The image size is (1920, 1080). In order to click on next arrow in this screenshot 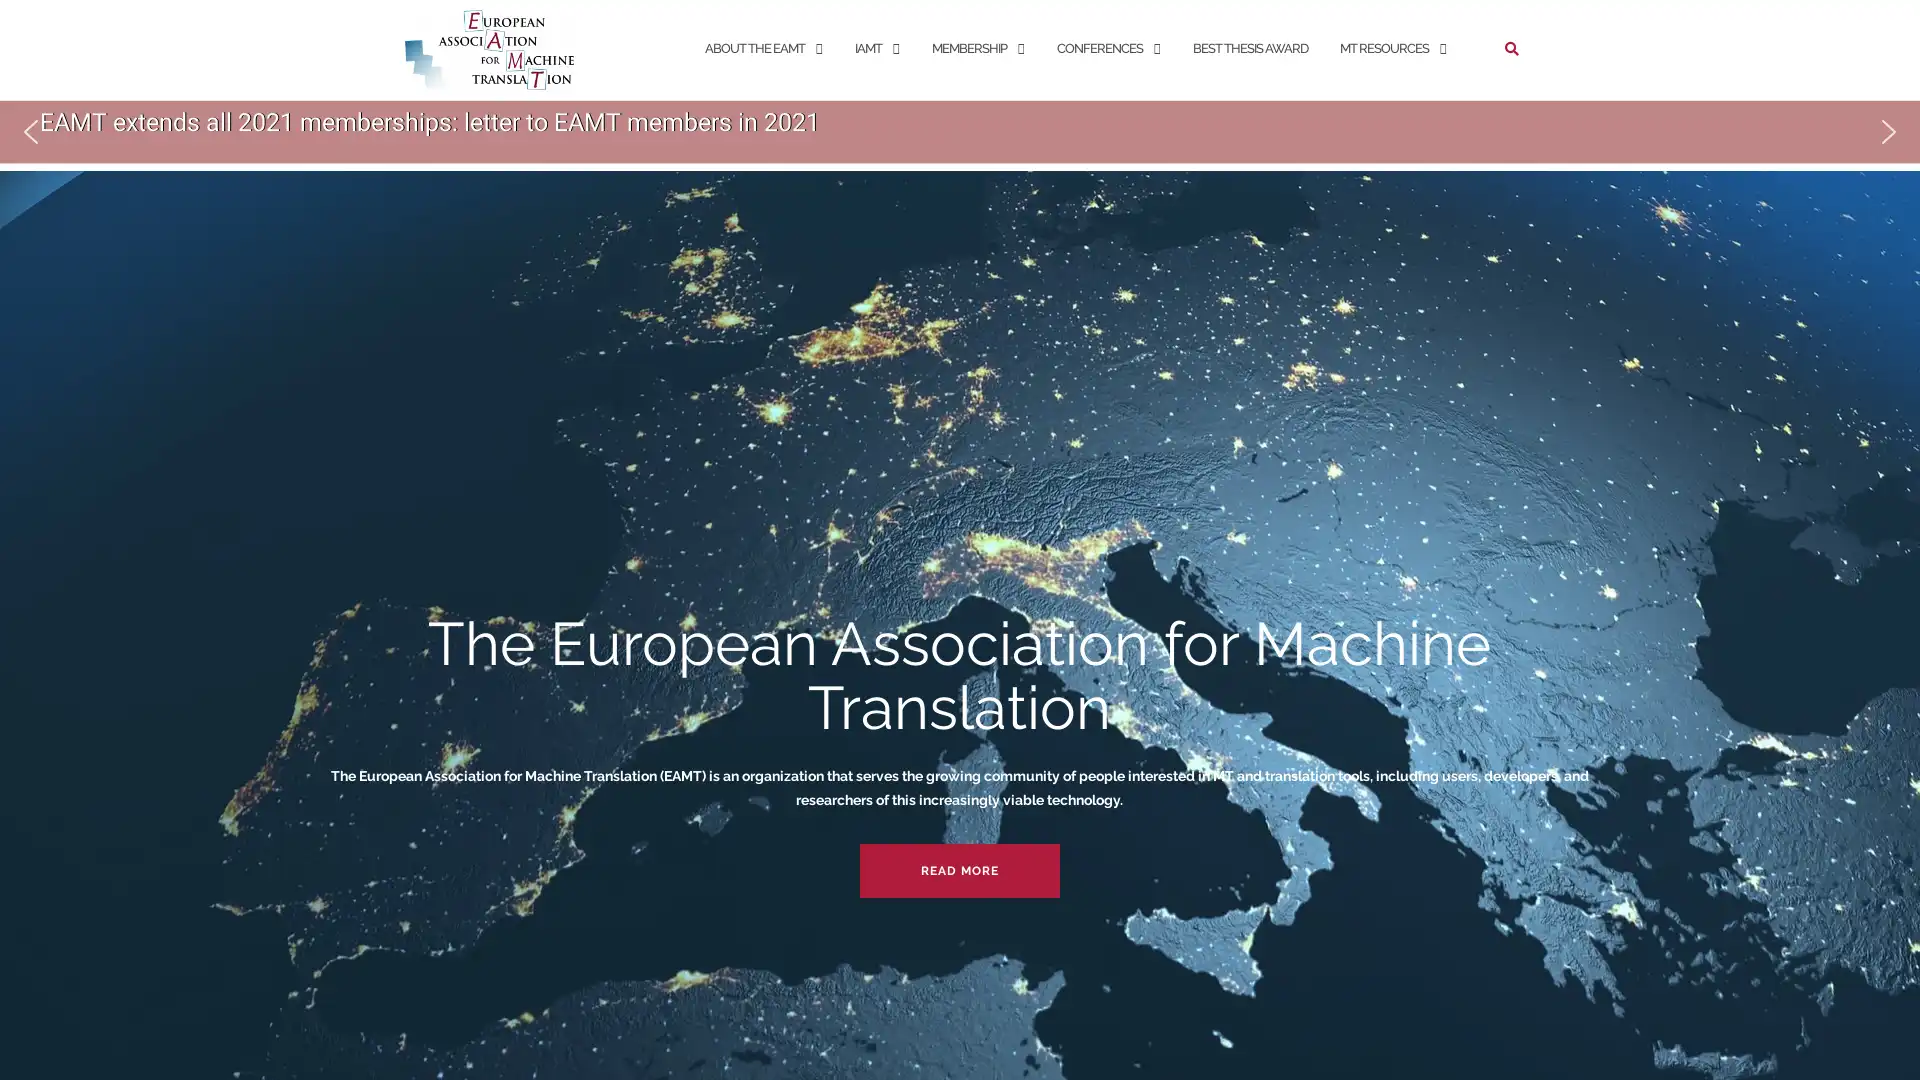, I will do `click(1888, 131)`.